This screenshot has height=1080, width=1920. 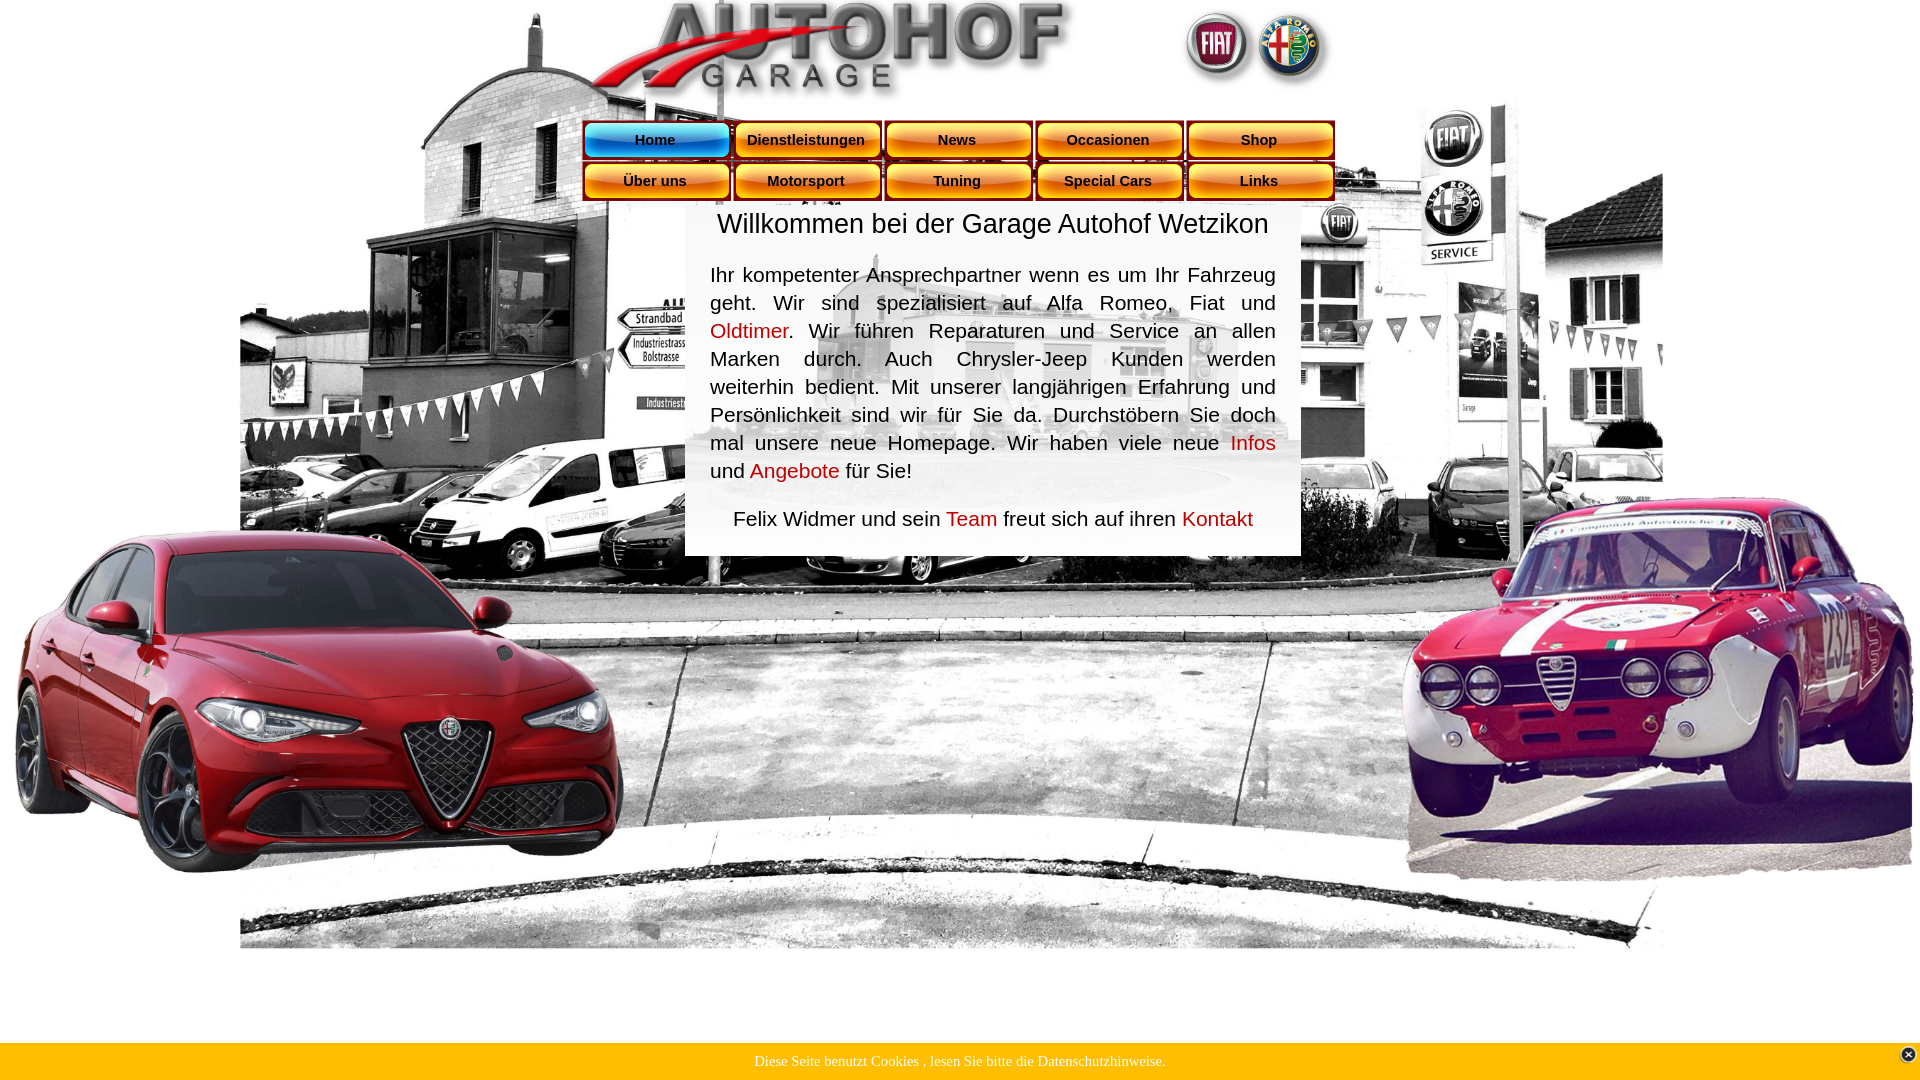 What do you see at coordinates (971, 517) in the screenshot?
I see `'Team'` at bounding box center [971, 517].